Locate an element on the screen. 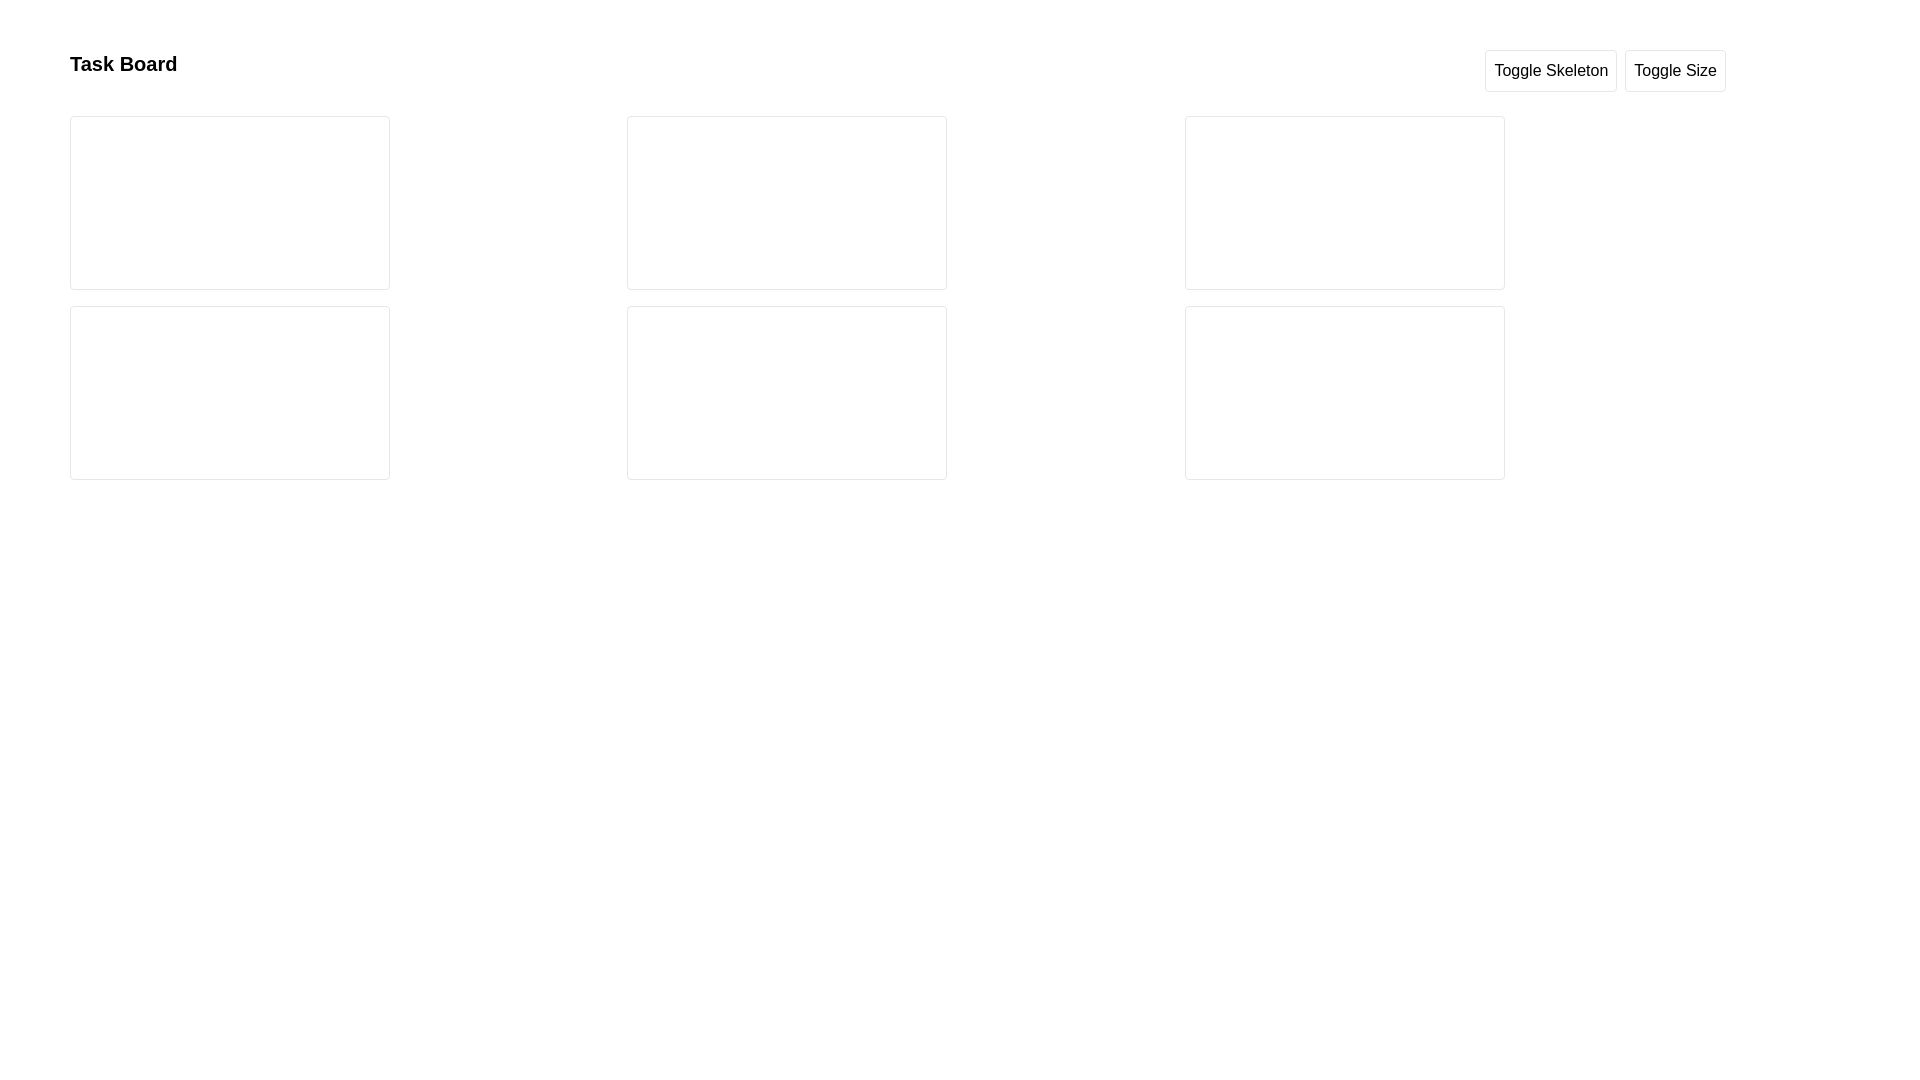 This screenshot has width=1920, height=1080. the loading placeholder consisting of skeleton divs located in the second column of the layout, in the lower card of the column's second row is located at coordinates (230, 419).